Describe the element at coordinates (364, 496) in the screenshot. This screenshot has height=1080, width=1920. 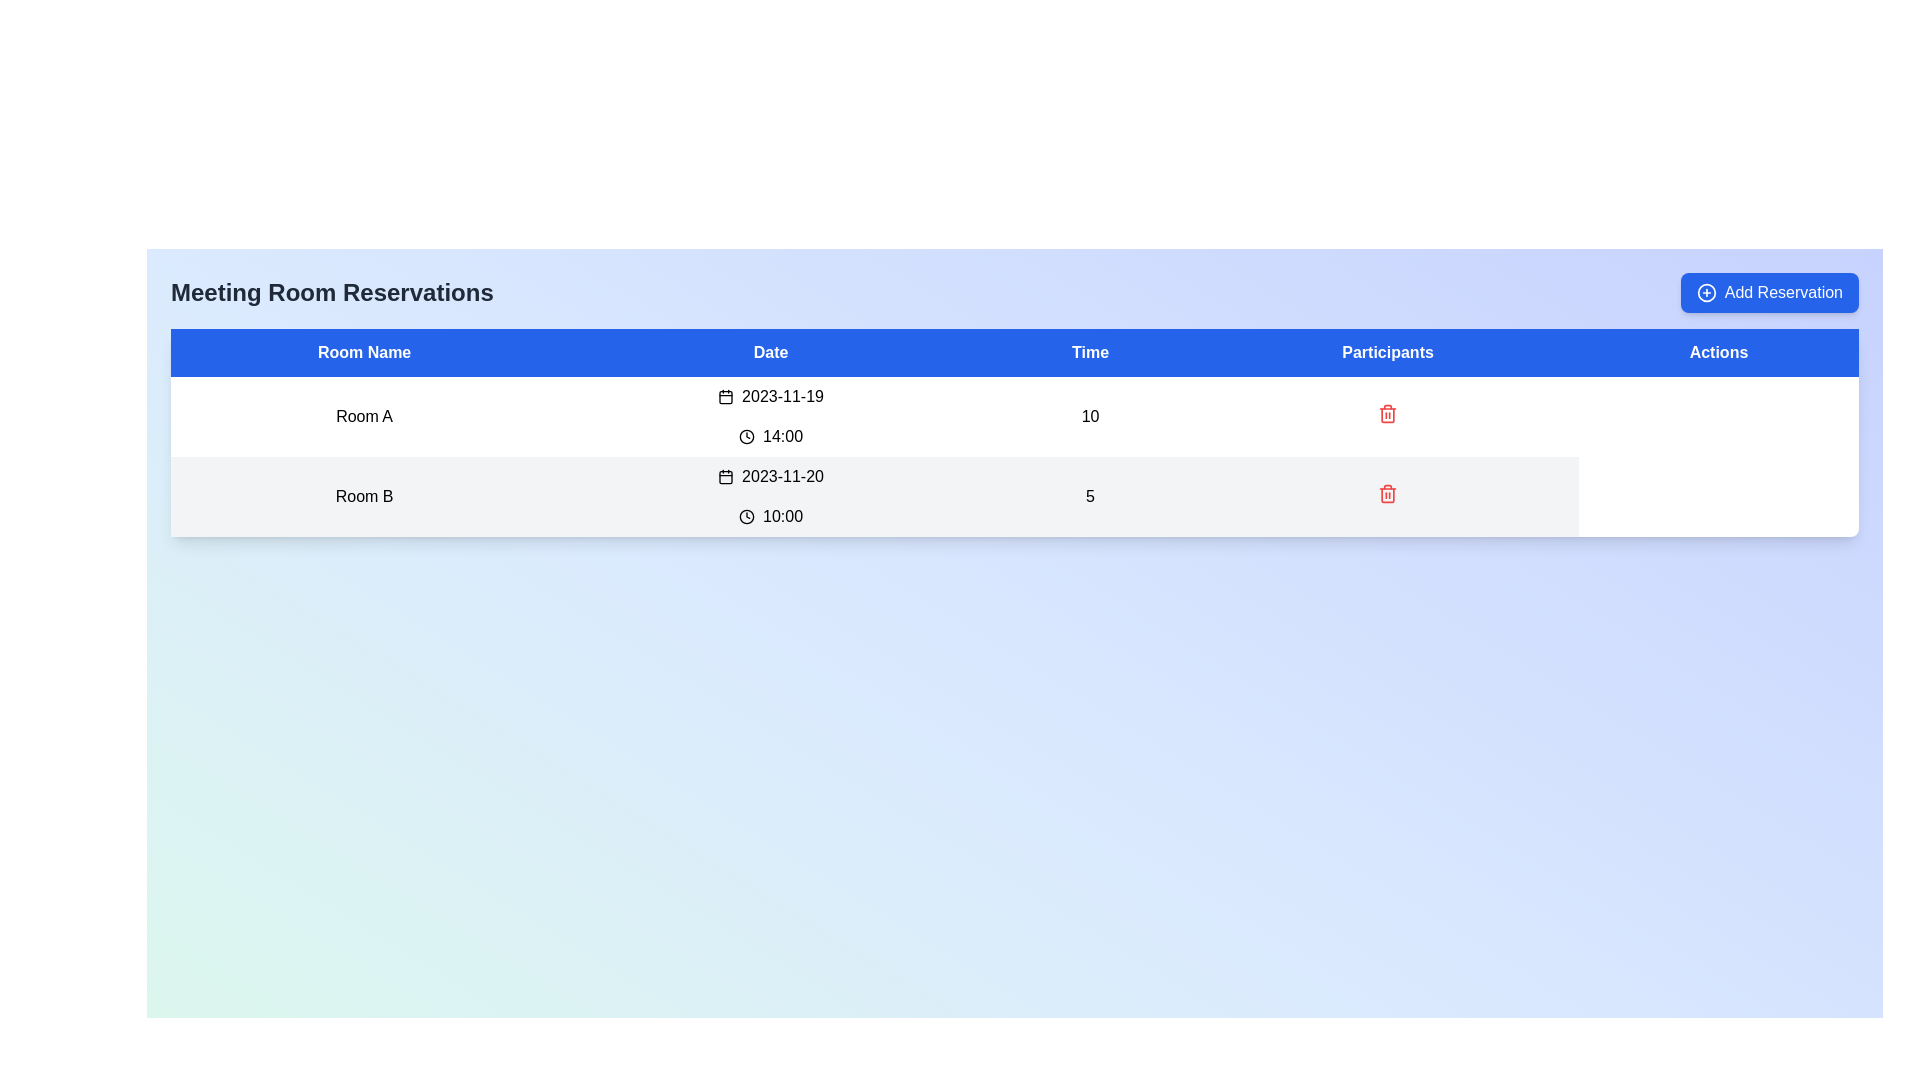
I see `the text label displaying 'Room B', which is part of the second row in a table under the 'Room Name' column` at that location.